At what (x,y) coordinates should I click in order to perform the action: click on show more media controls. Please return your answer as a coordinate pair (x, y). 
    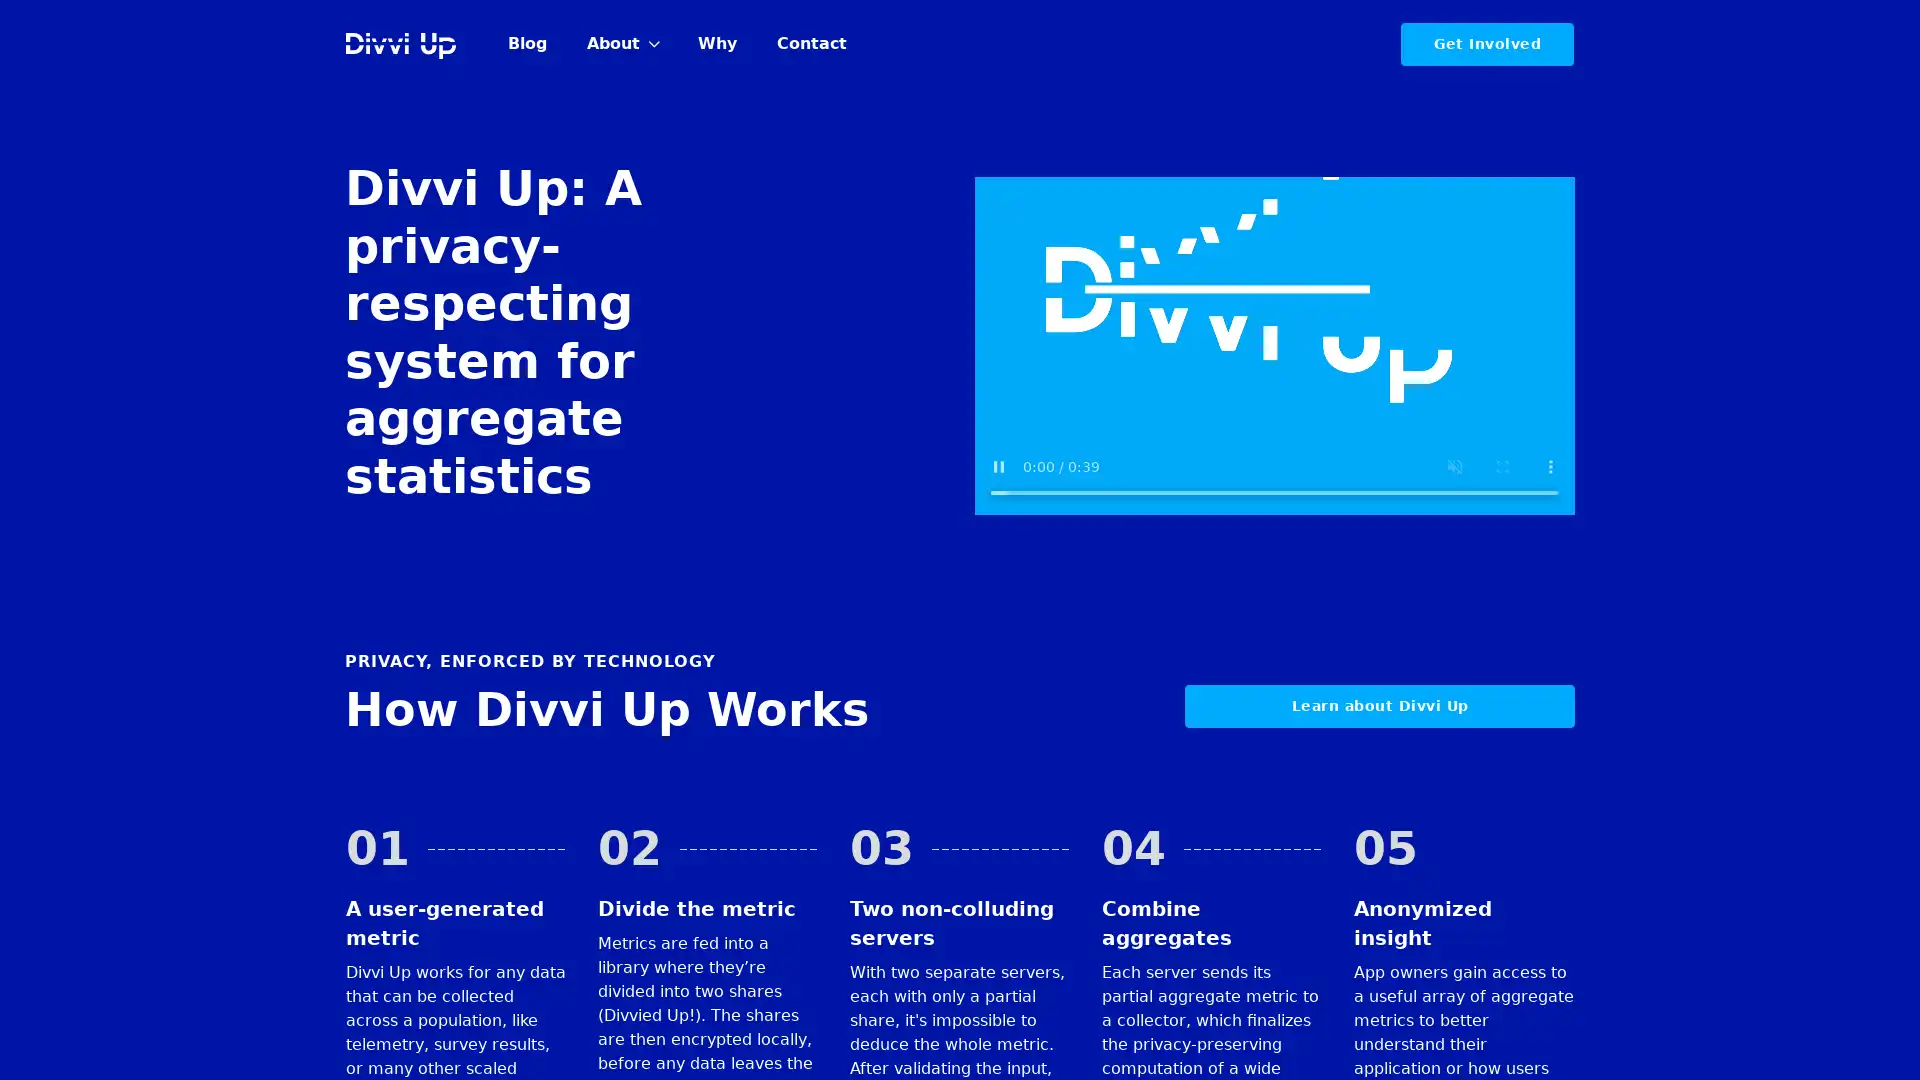
    Looking at the image, I should click on (1549, 466).